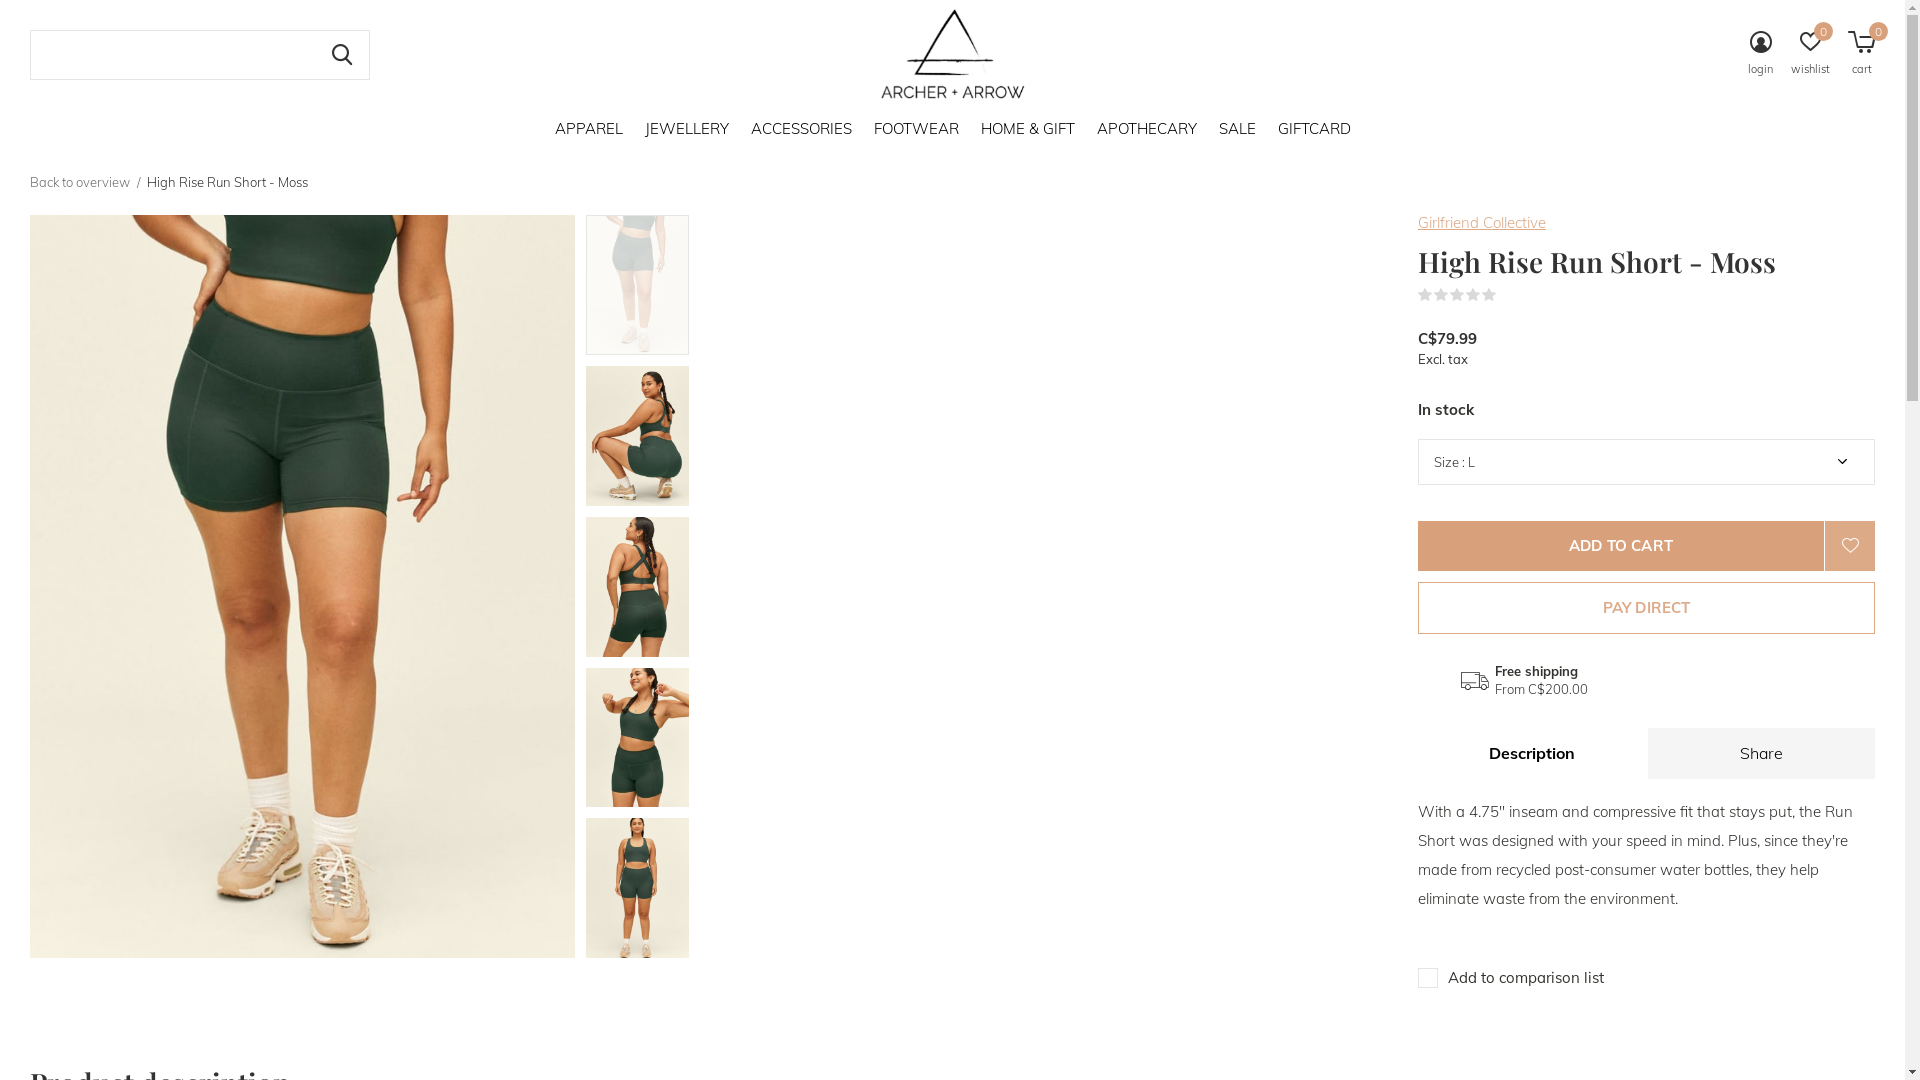 The height and width of the screenshot is (1080, 1920). I want to click on 'login', so click(1760, 55).